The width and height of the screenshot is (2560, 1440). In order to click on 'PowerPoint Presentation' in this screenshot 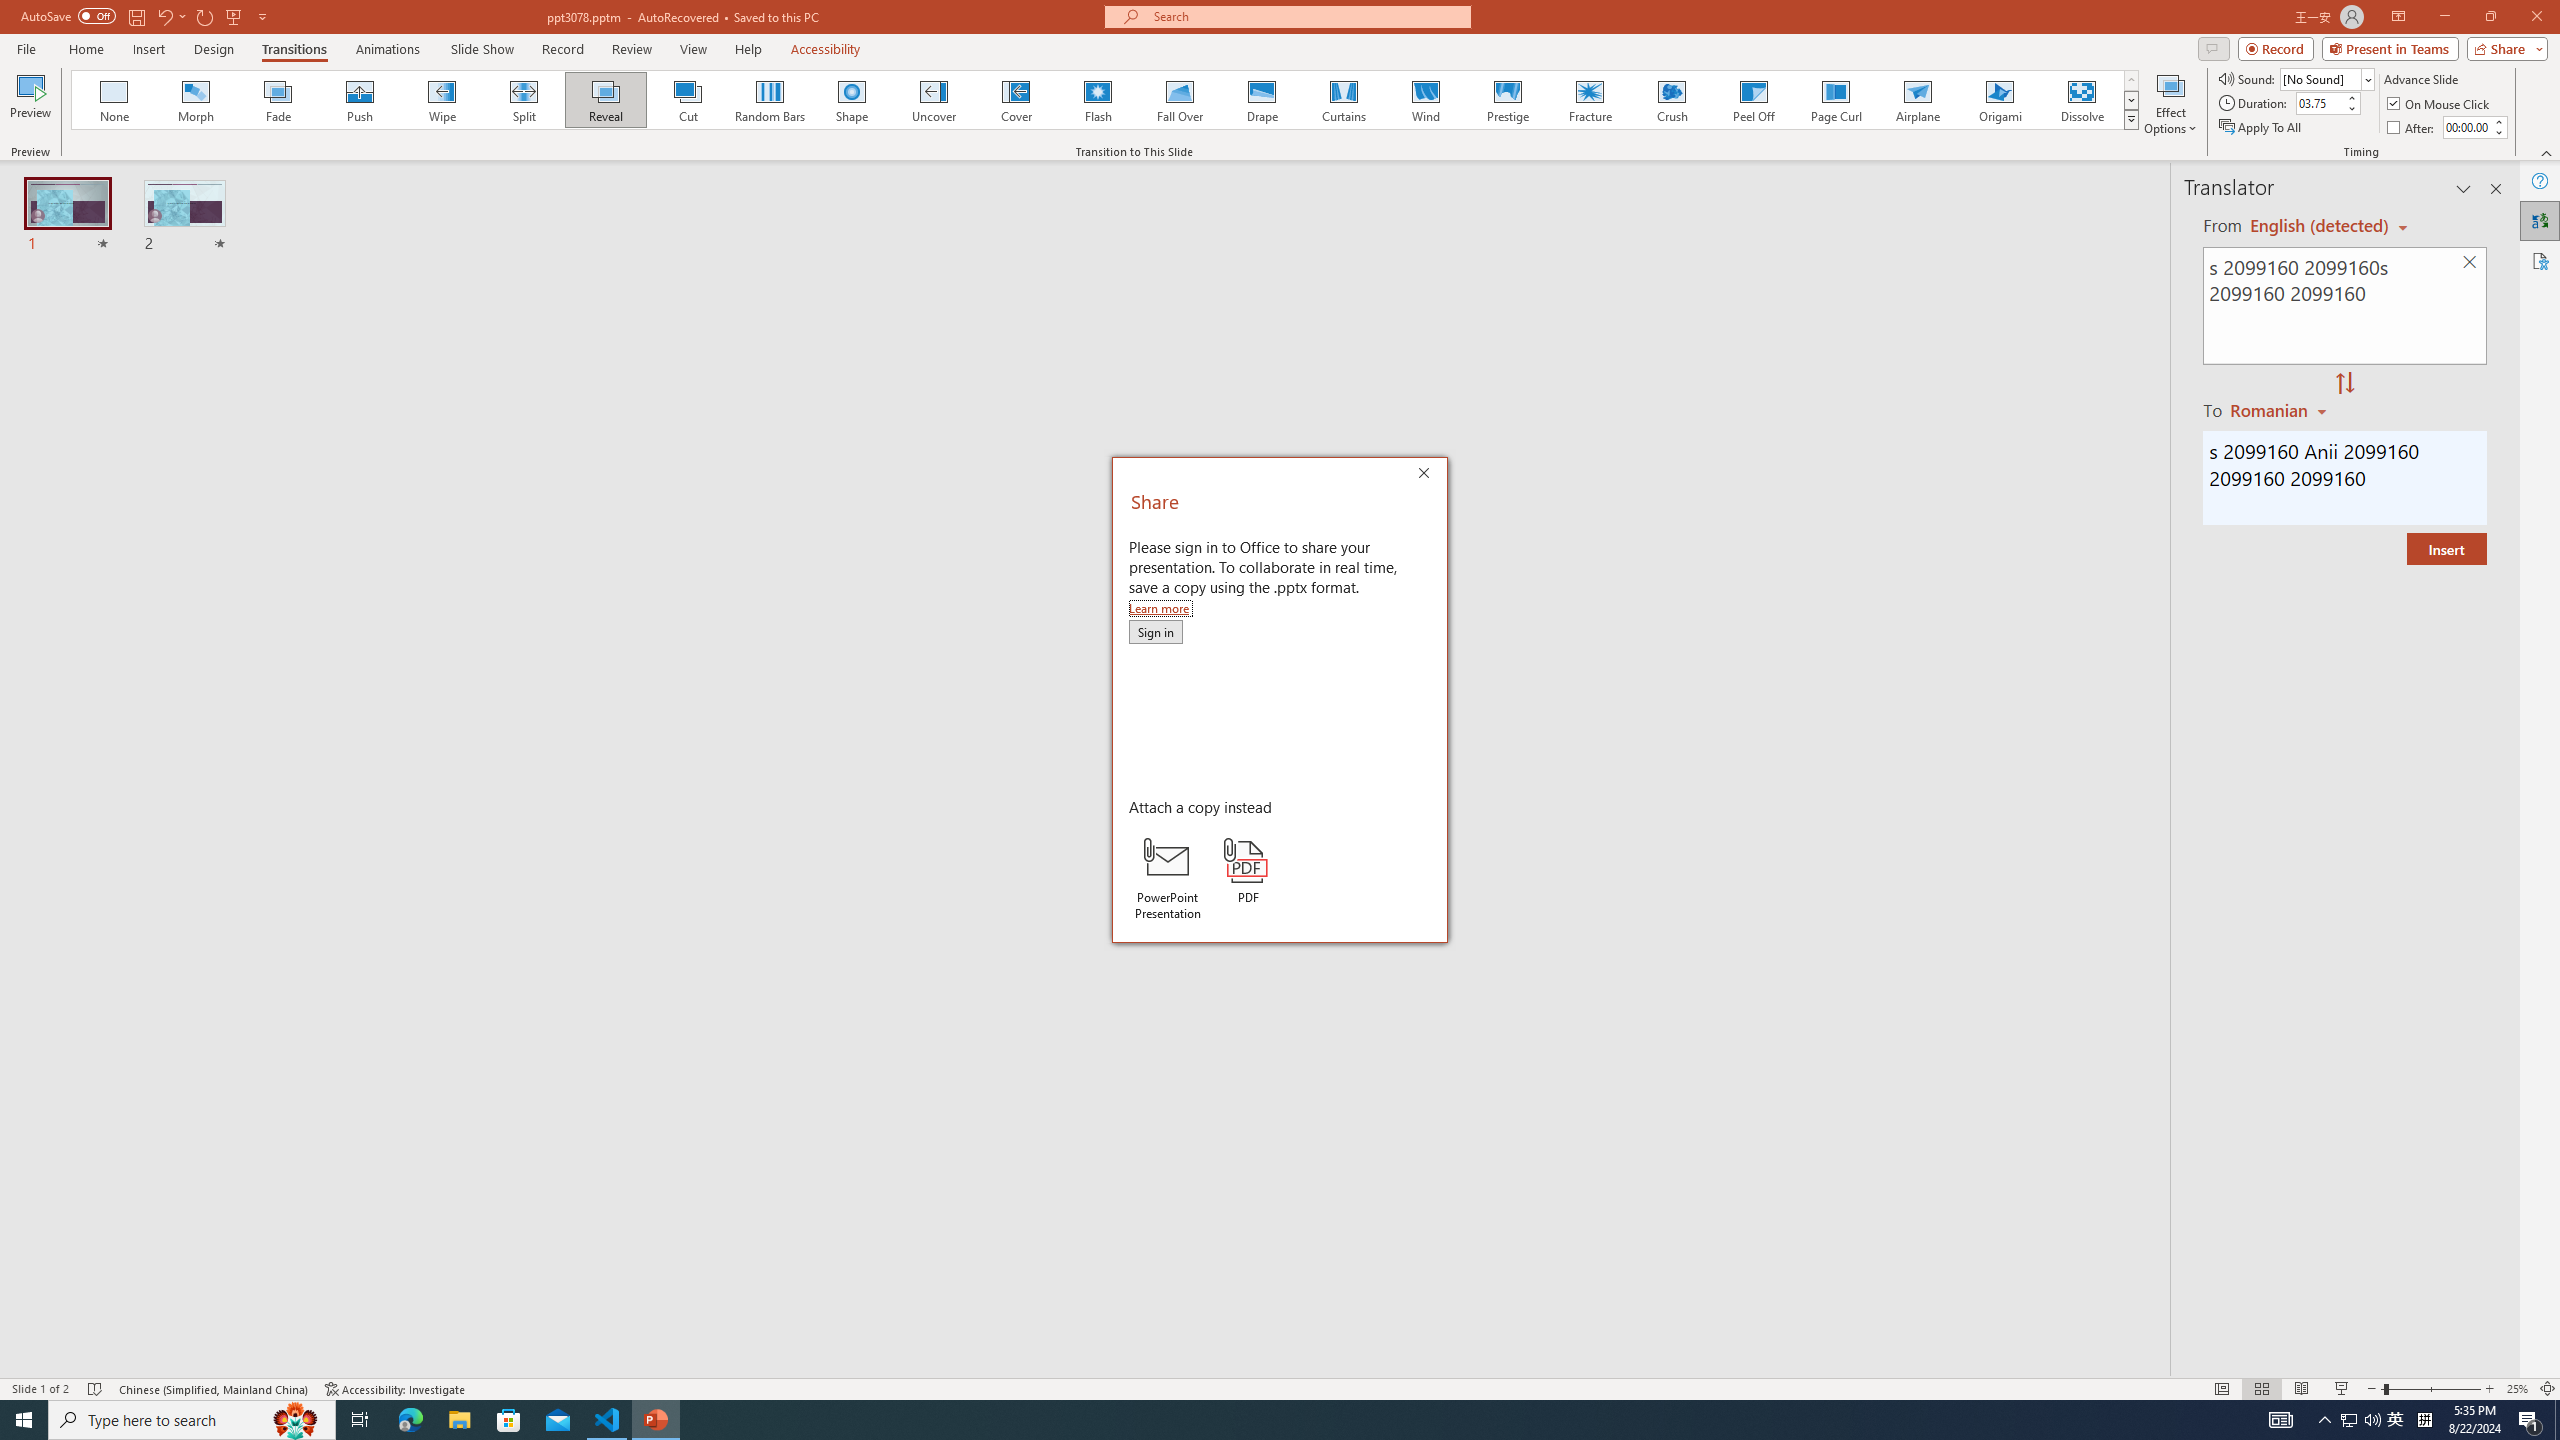, I will do `click(1166, 878)`.